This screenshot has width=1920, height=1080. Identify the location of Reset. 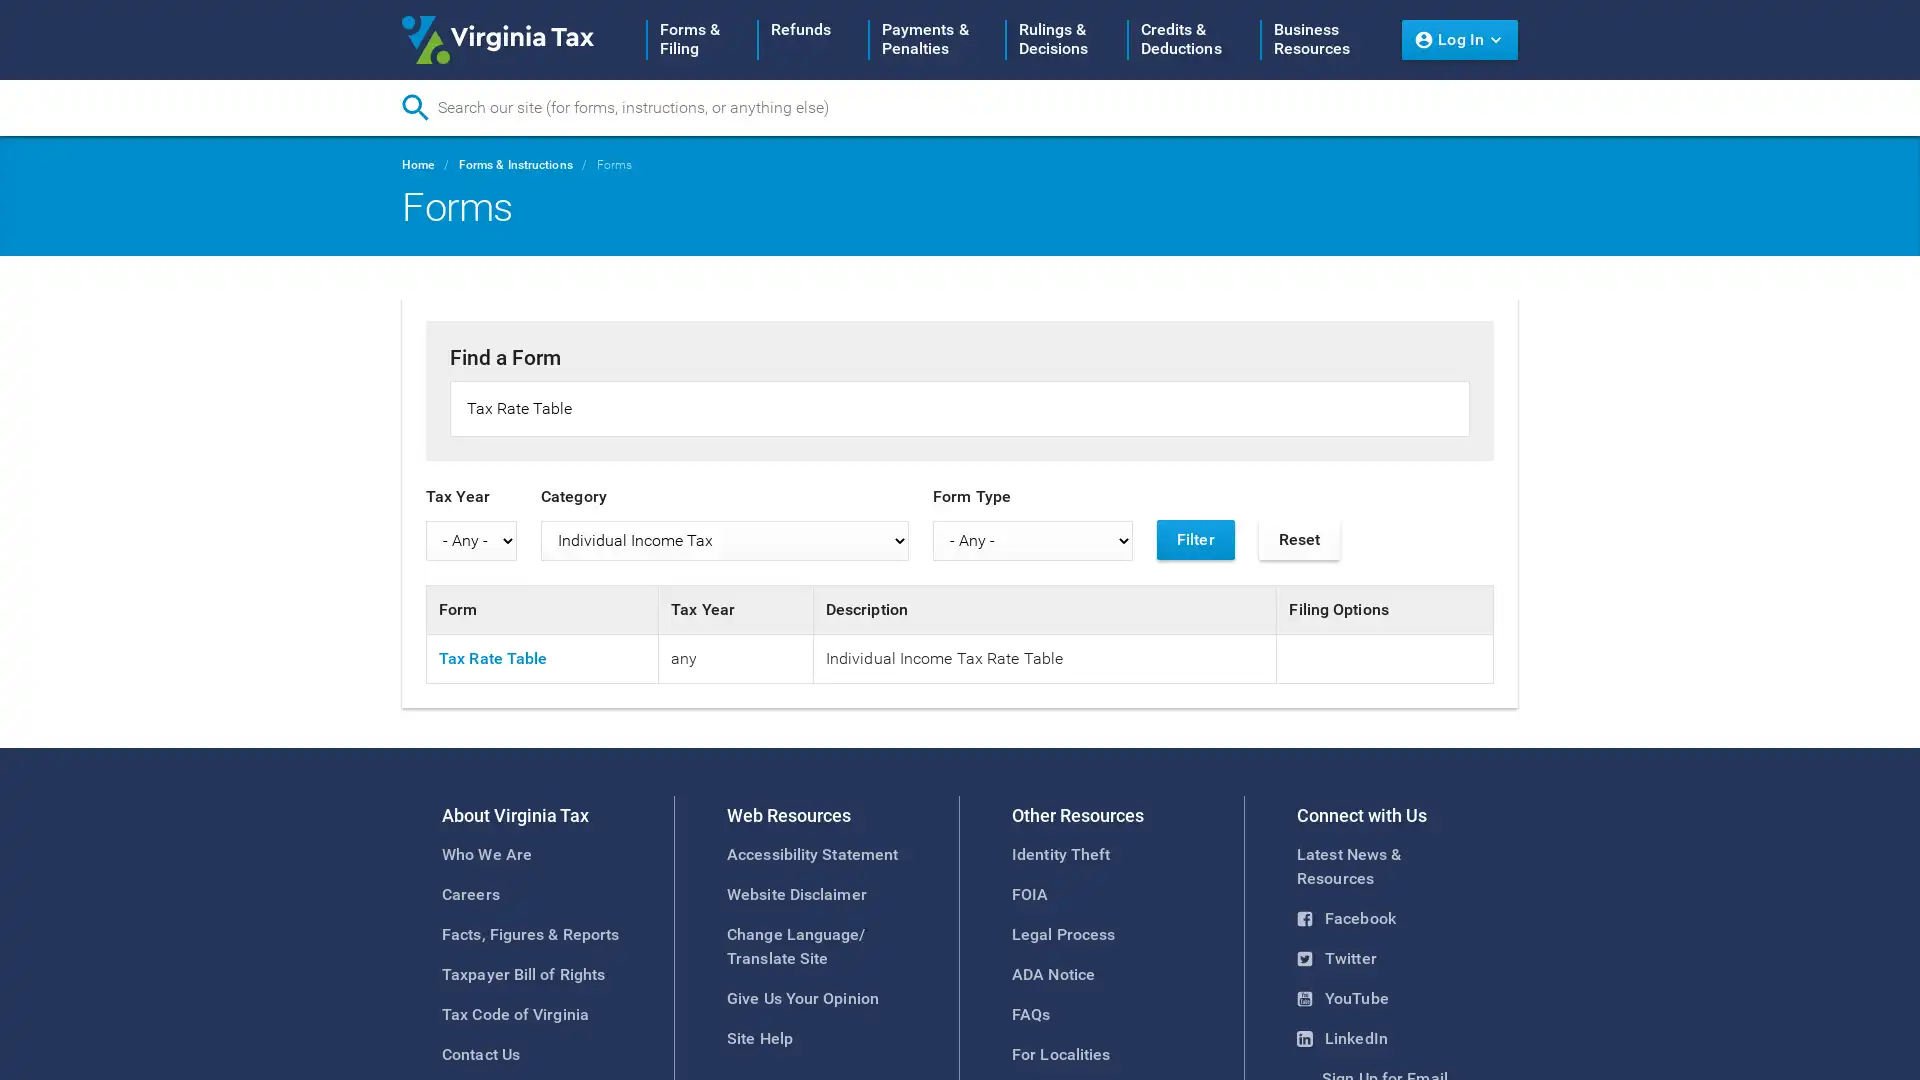
(1299, 538).